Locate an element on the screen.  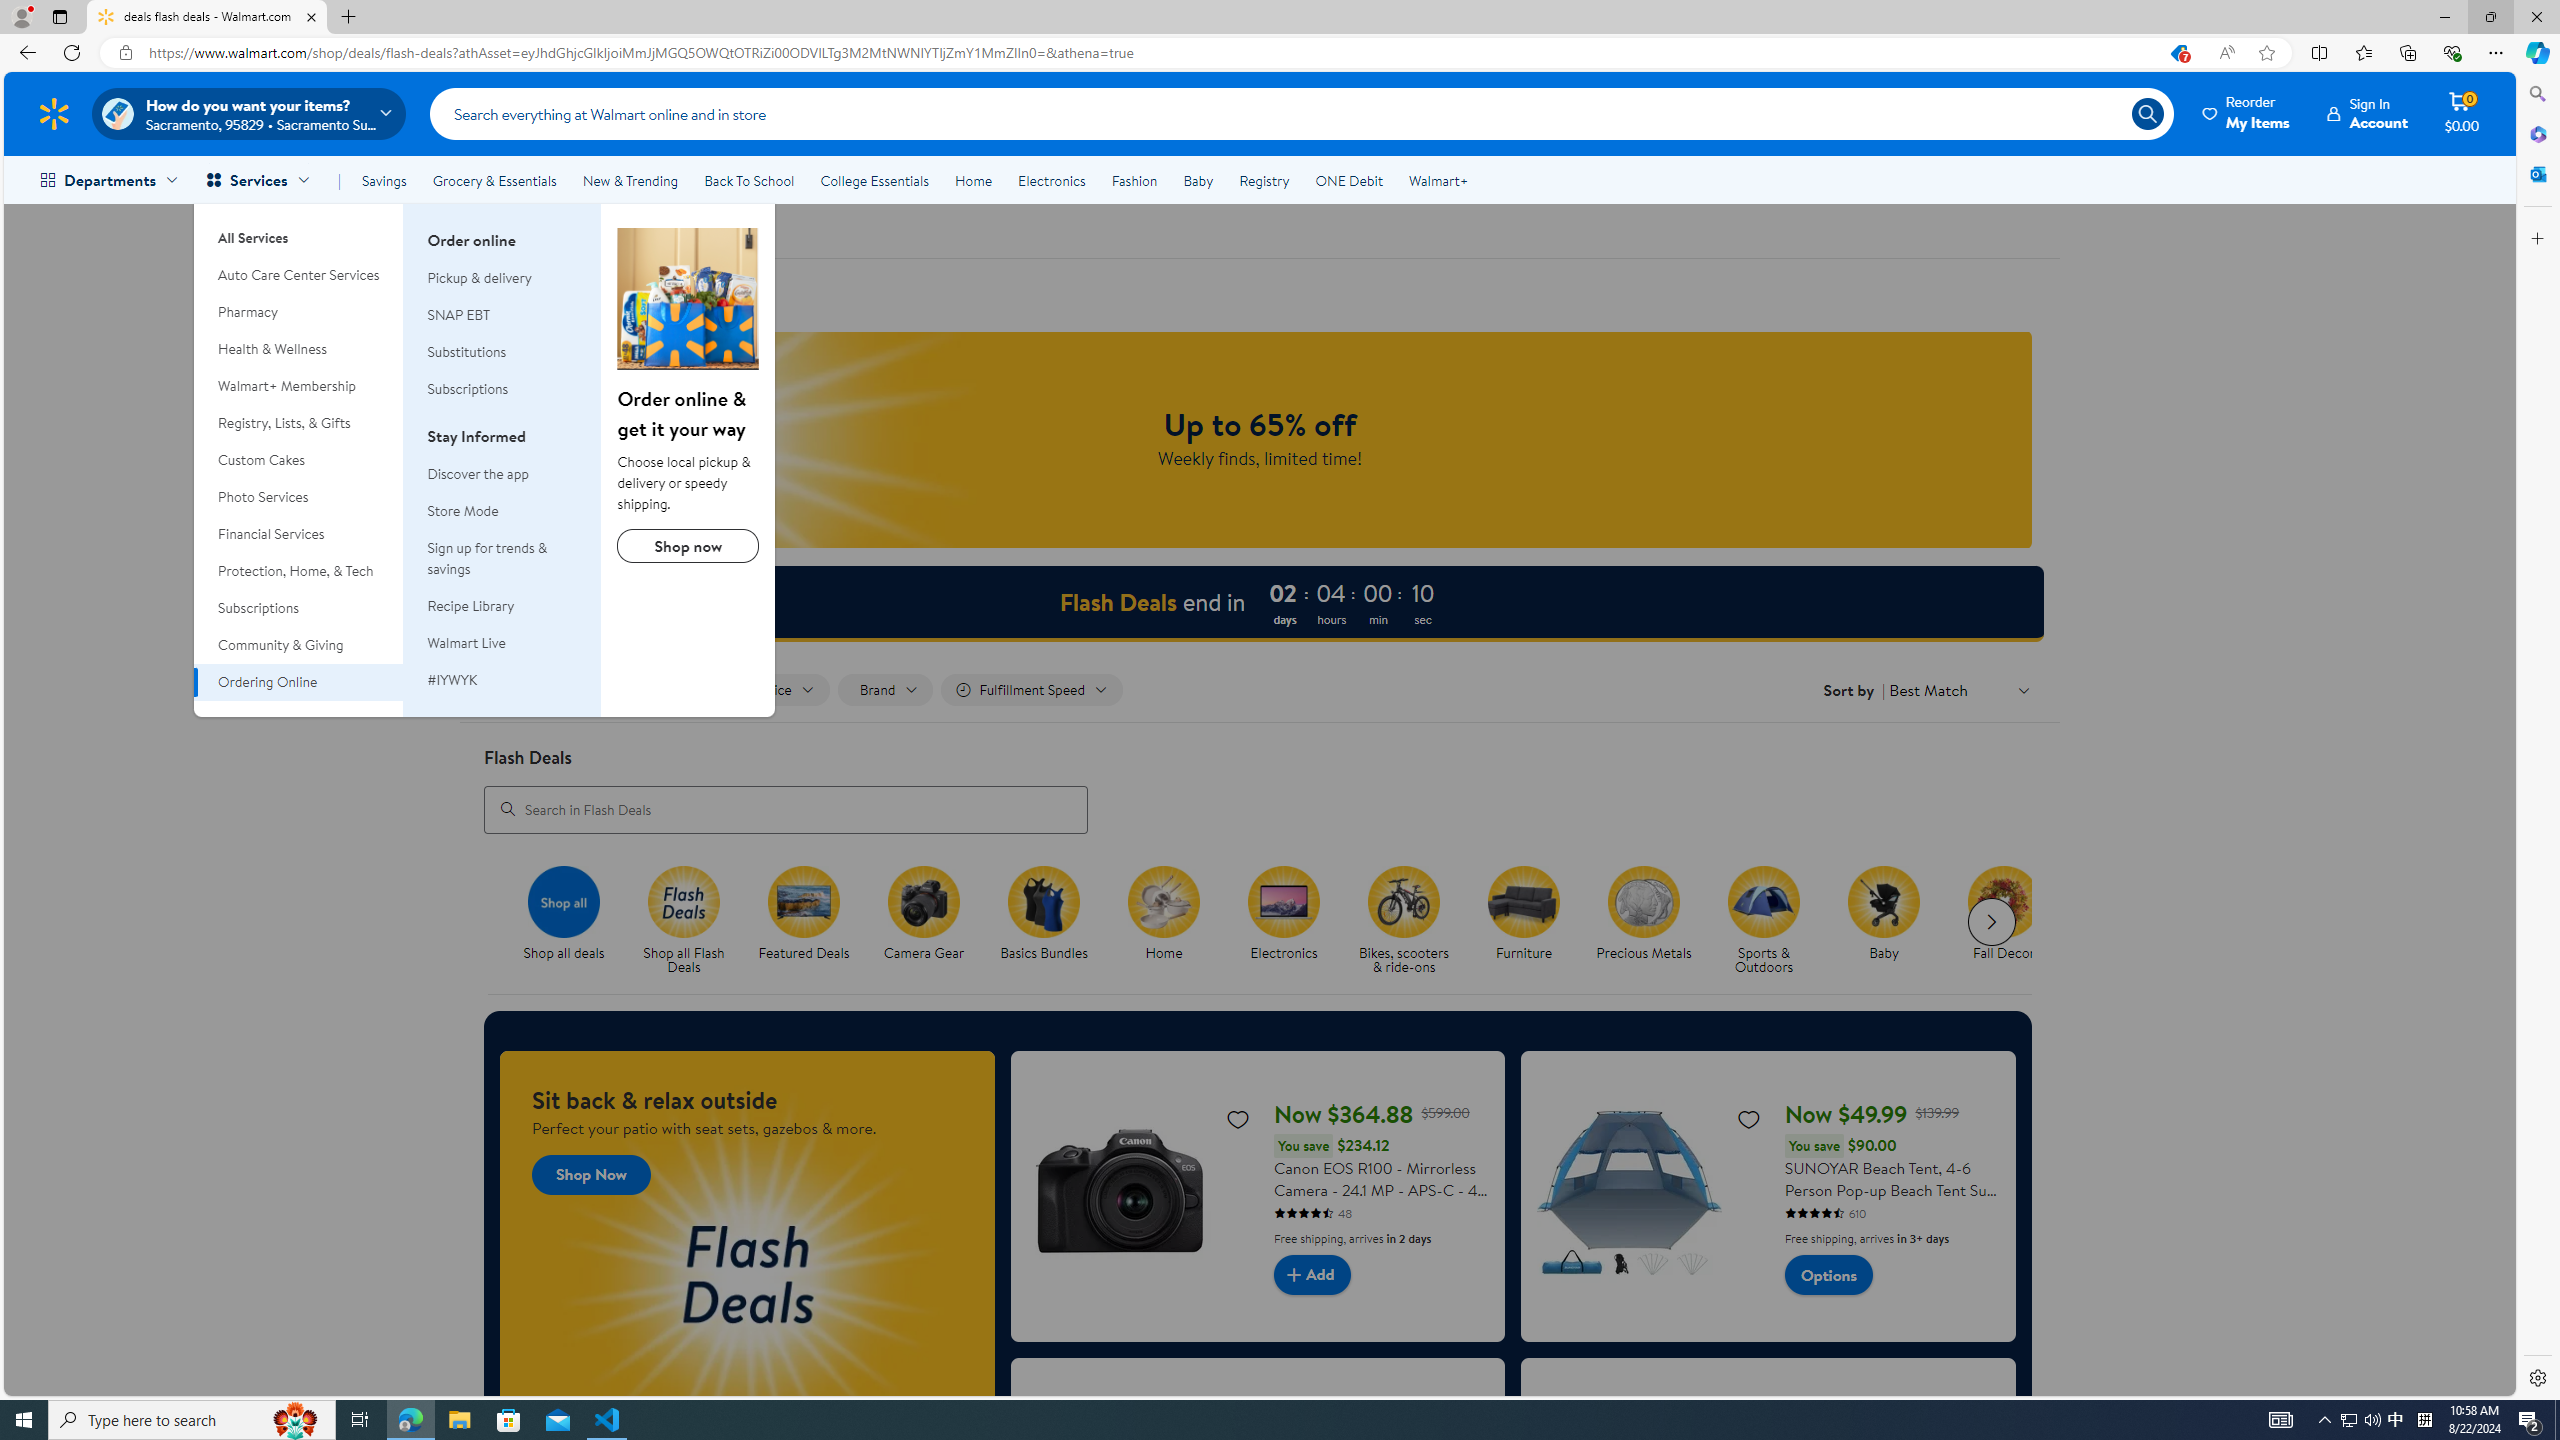
'Store Mode' is located at coordinates (502, 510).